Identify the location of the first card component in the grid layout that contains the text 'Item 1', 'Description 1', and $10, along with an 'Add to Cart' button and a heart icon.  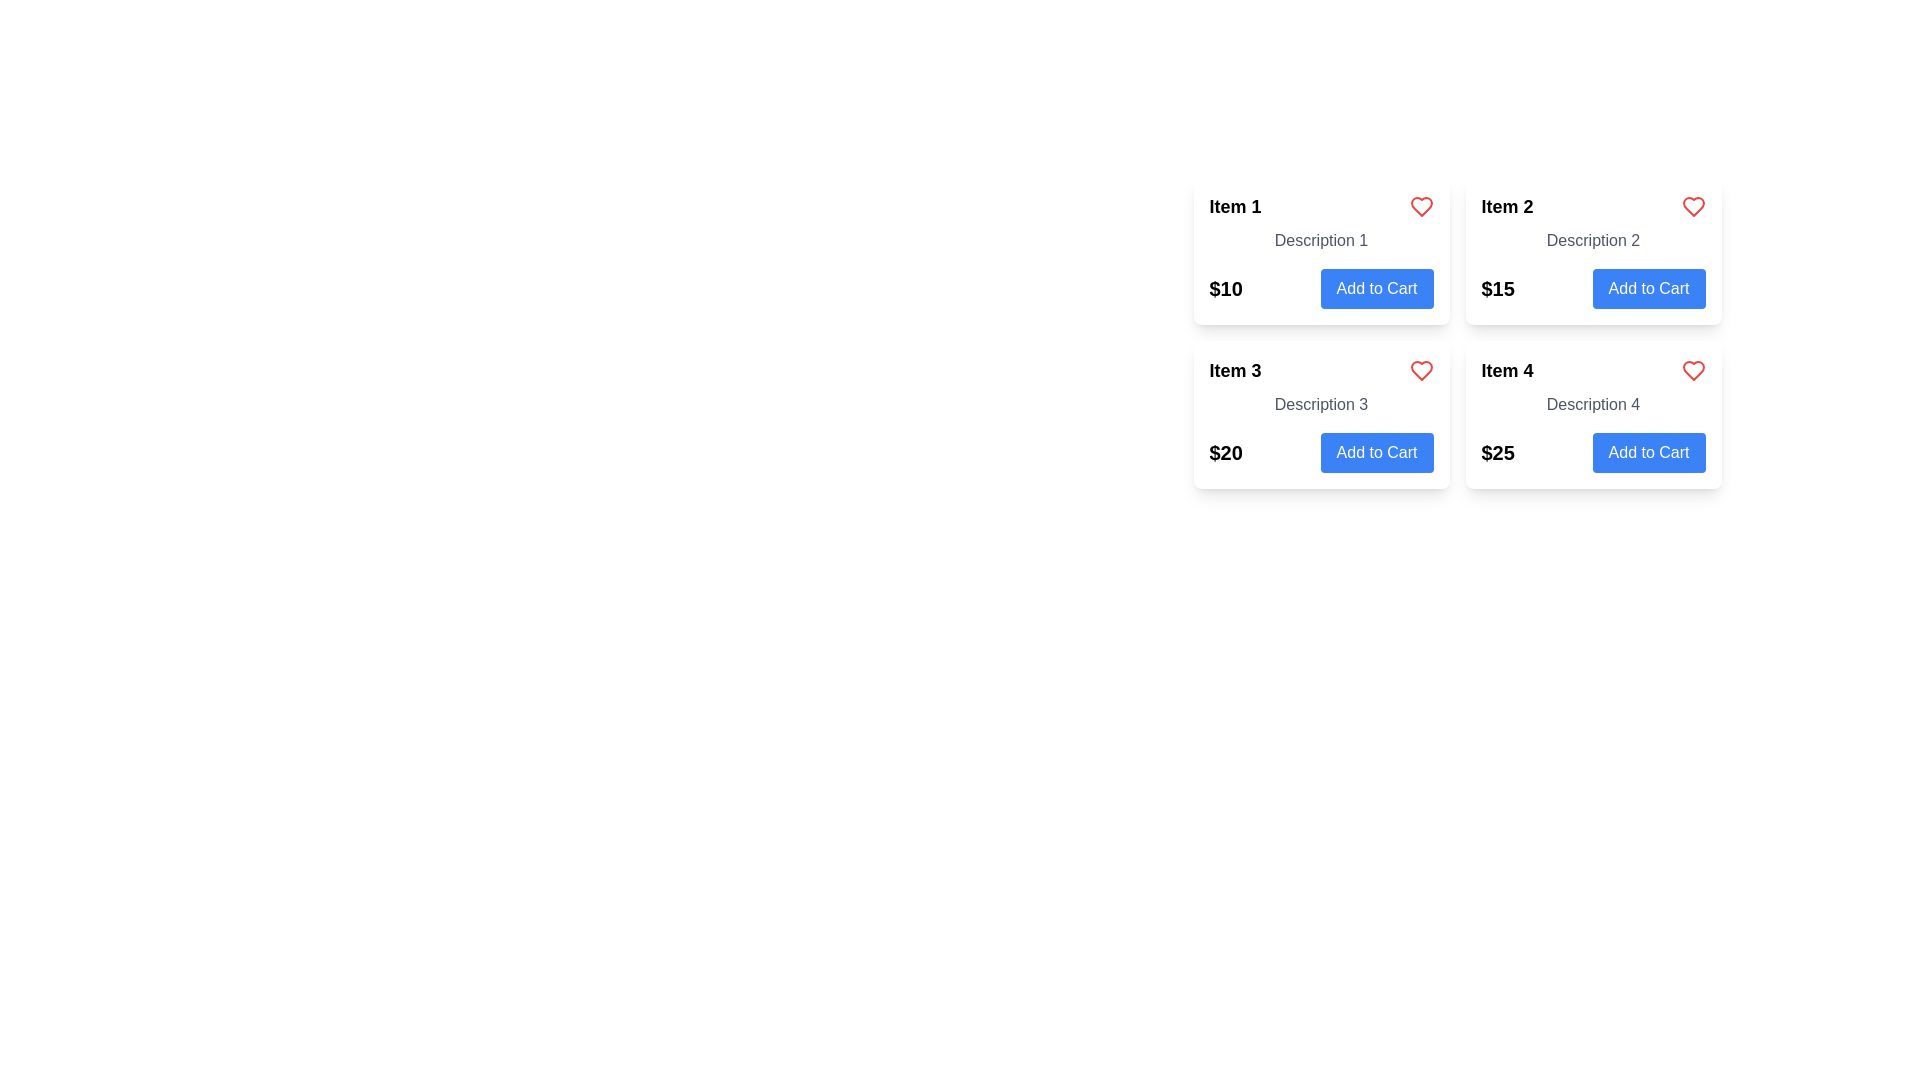
(1321, 249).